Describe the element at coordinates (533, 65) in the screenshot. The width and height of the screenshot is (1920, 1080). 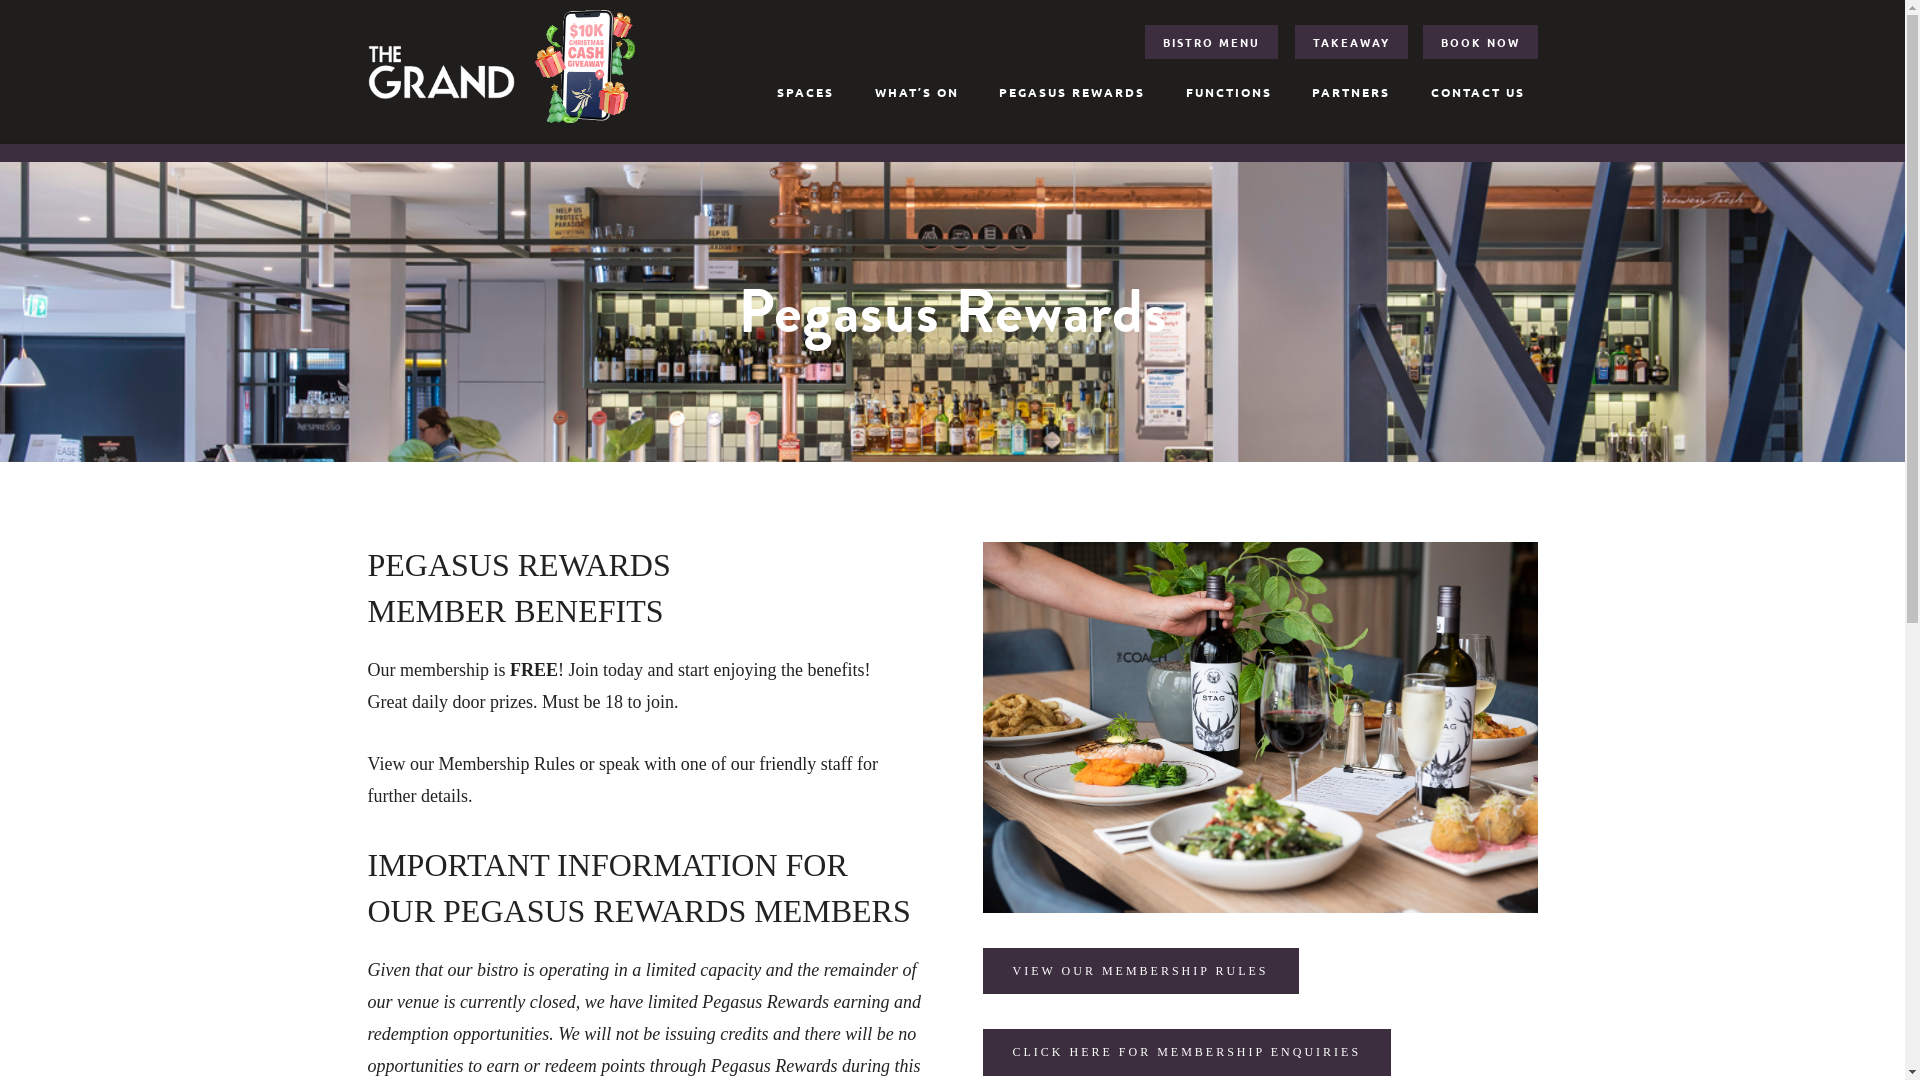
I see `'CHRISTMAS CASH GIVEAWAY'` at that location.